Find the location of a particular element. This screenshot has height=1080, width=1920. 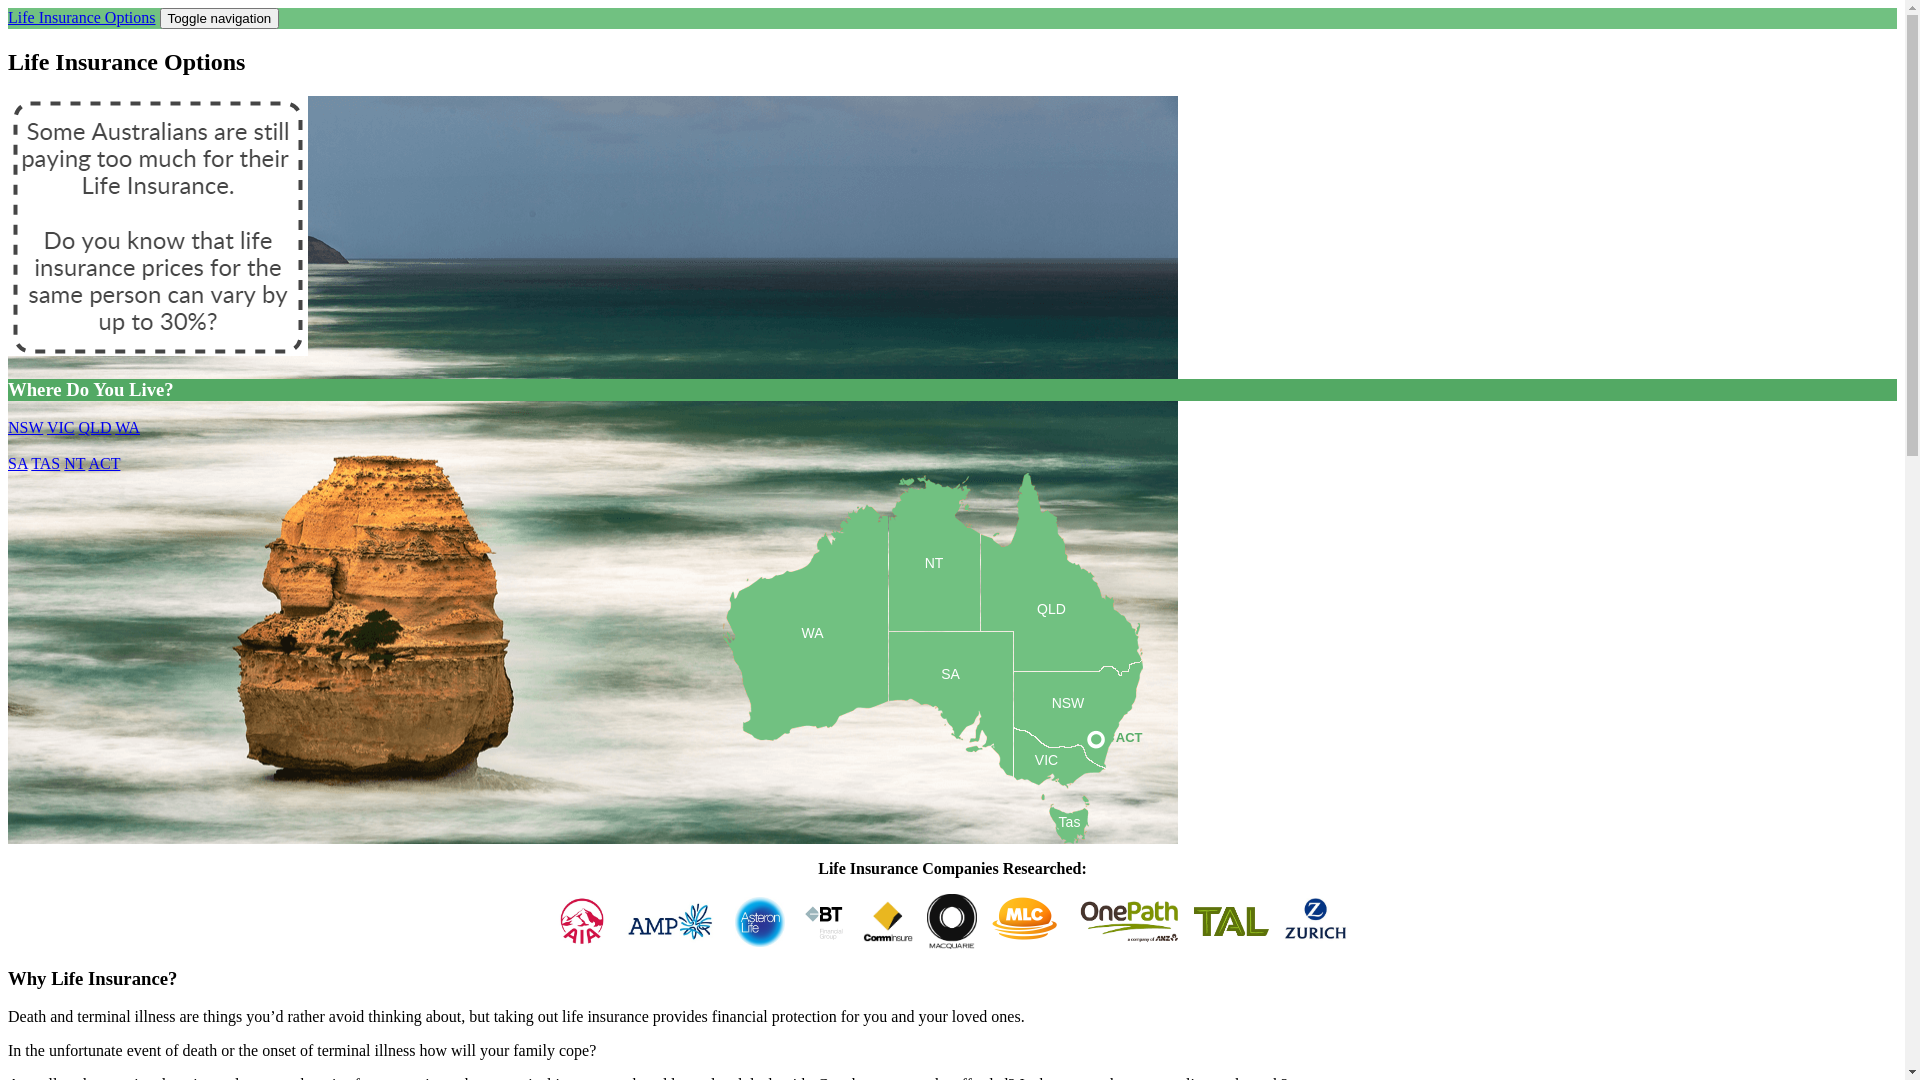

'NT' is located at coordinates (74, 463).